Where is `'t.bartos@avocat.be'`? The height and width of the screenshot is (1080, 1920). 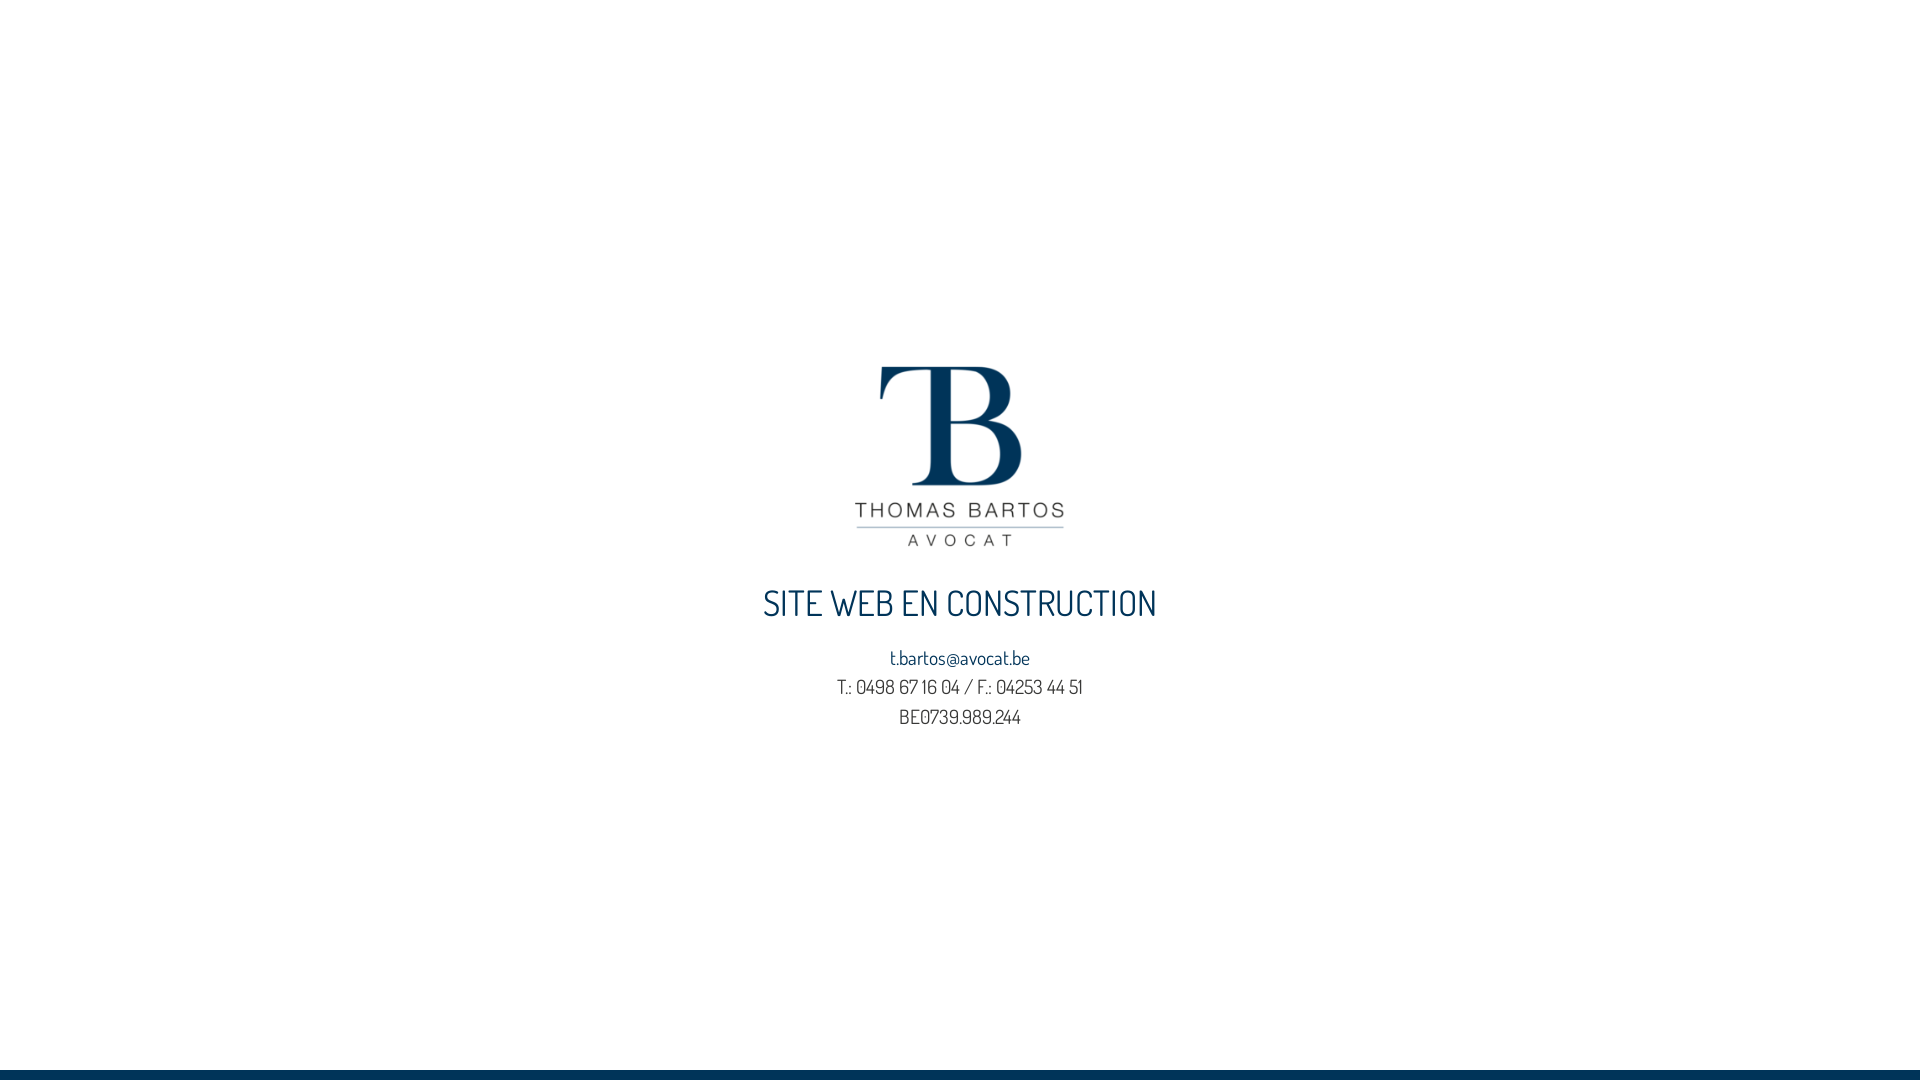
't.bartos@avocat.be' is located at coordinates (960, 657).